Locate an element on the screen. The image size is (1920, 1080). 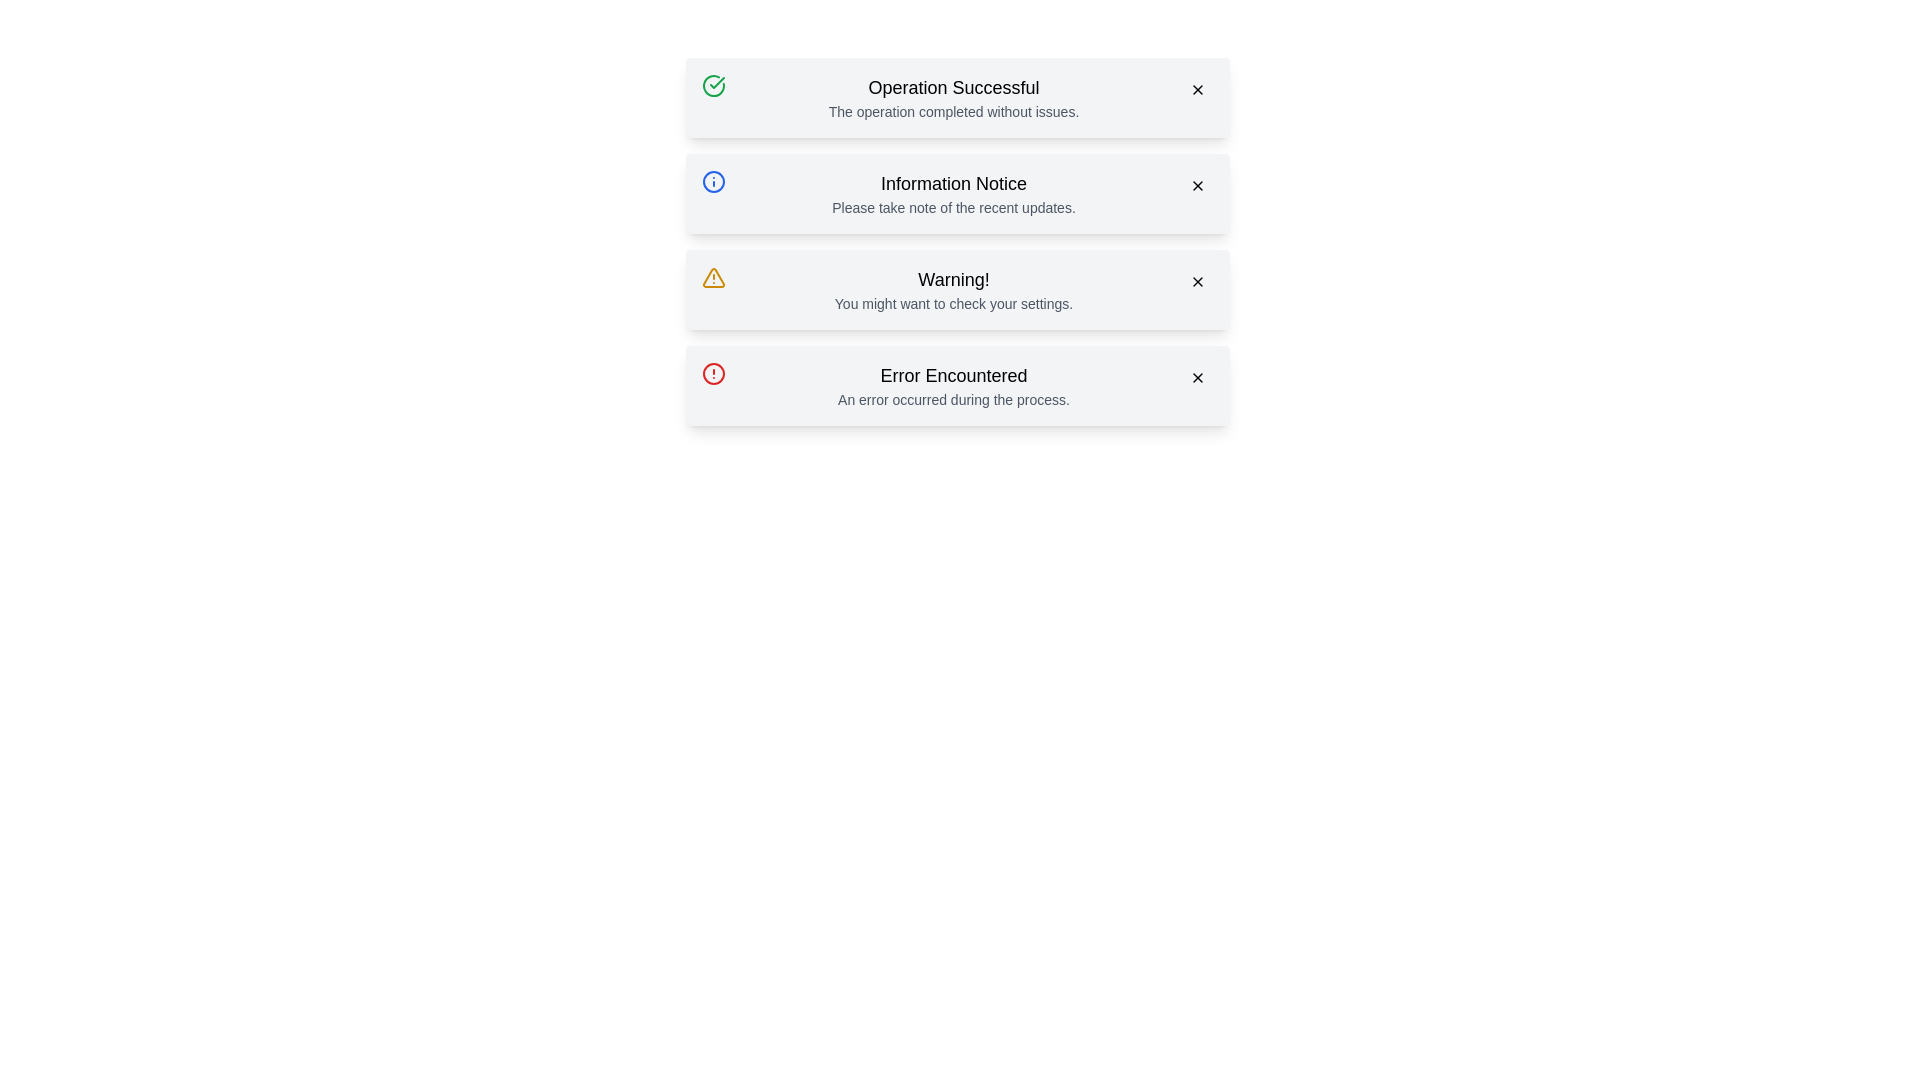
close button of the alert with the title Information Notice is located at coordinates (1198, 185).